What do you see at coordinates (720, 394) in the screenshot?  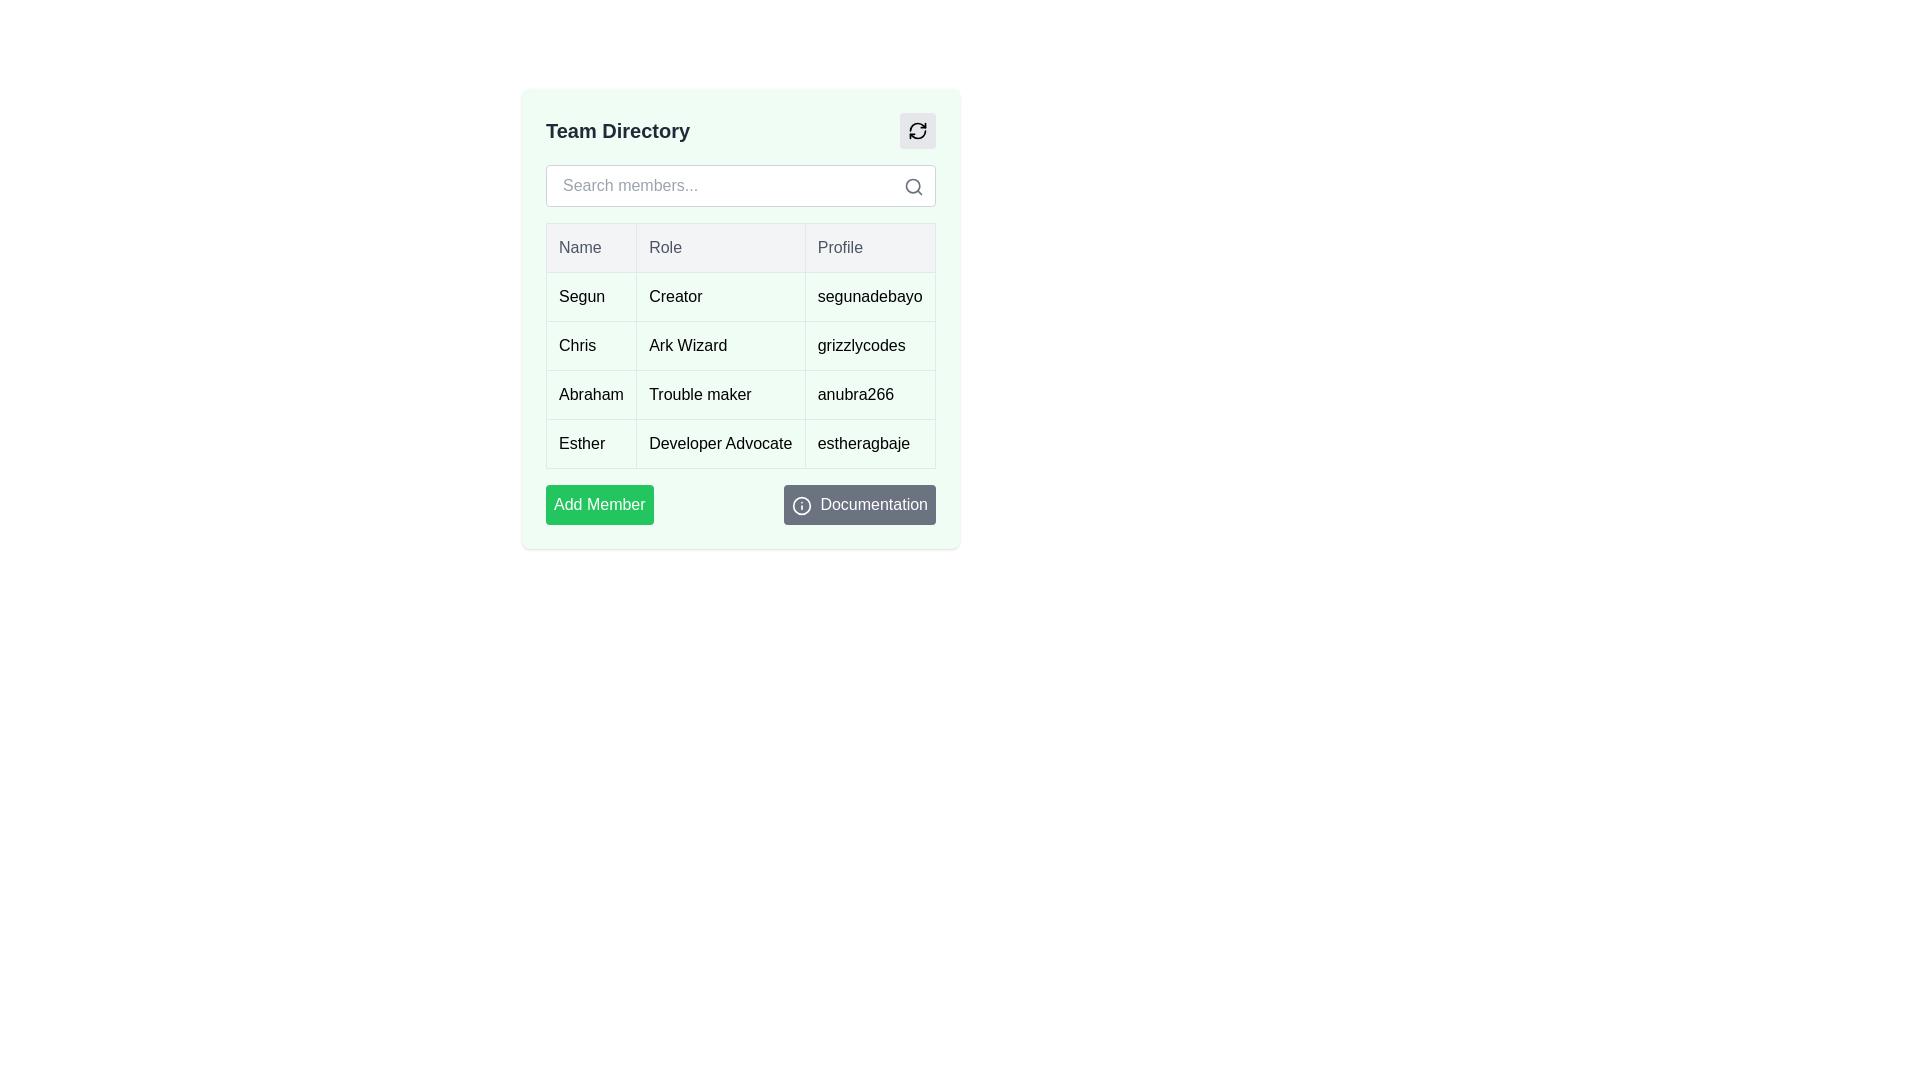 I see `the text label displaying 'Trouble maker' in the Role column of the Team Directory table, located in the third row` at bounding box center [720, 394].